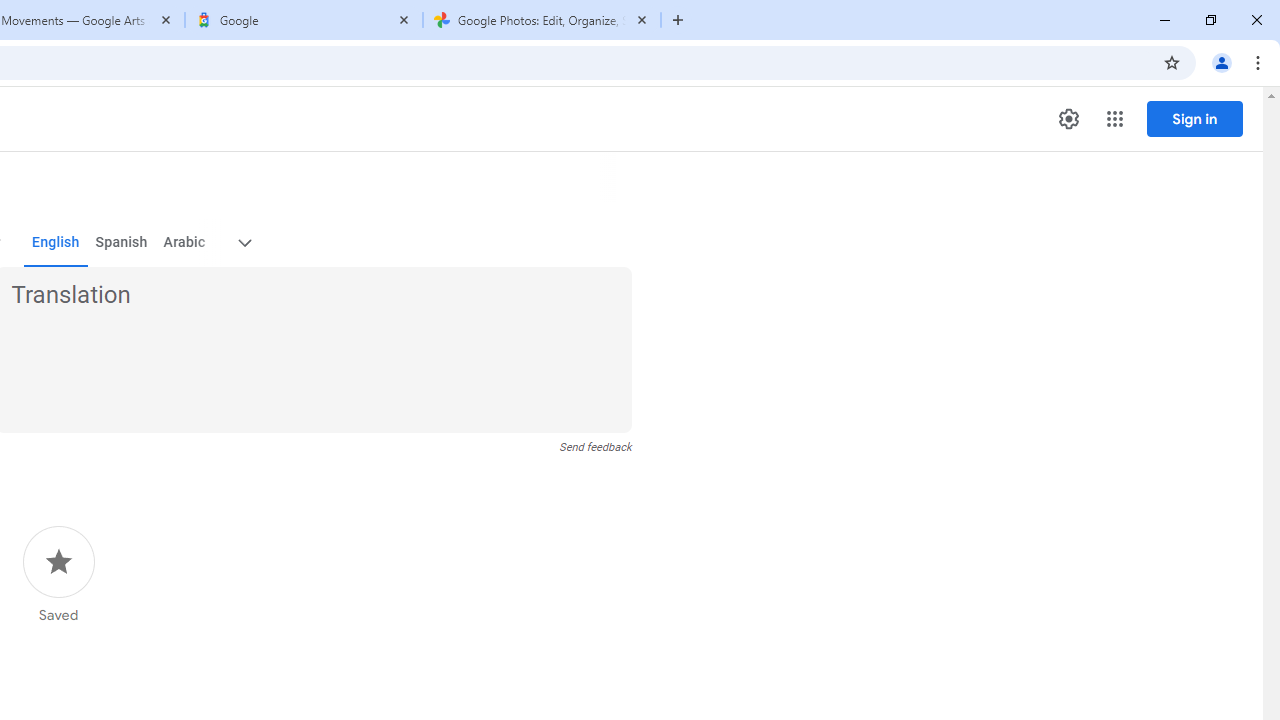  What do you see at coordinates (120, 242) in the screenshot?
I see `'Spanish'` at bounding box center [120, 242].